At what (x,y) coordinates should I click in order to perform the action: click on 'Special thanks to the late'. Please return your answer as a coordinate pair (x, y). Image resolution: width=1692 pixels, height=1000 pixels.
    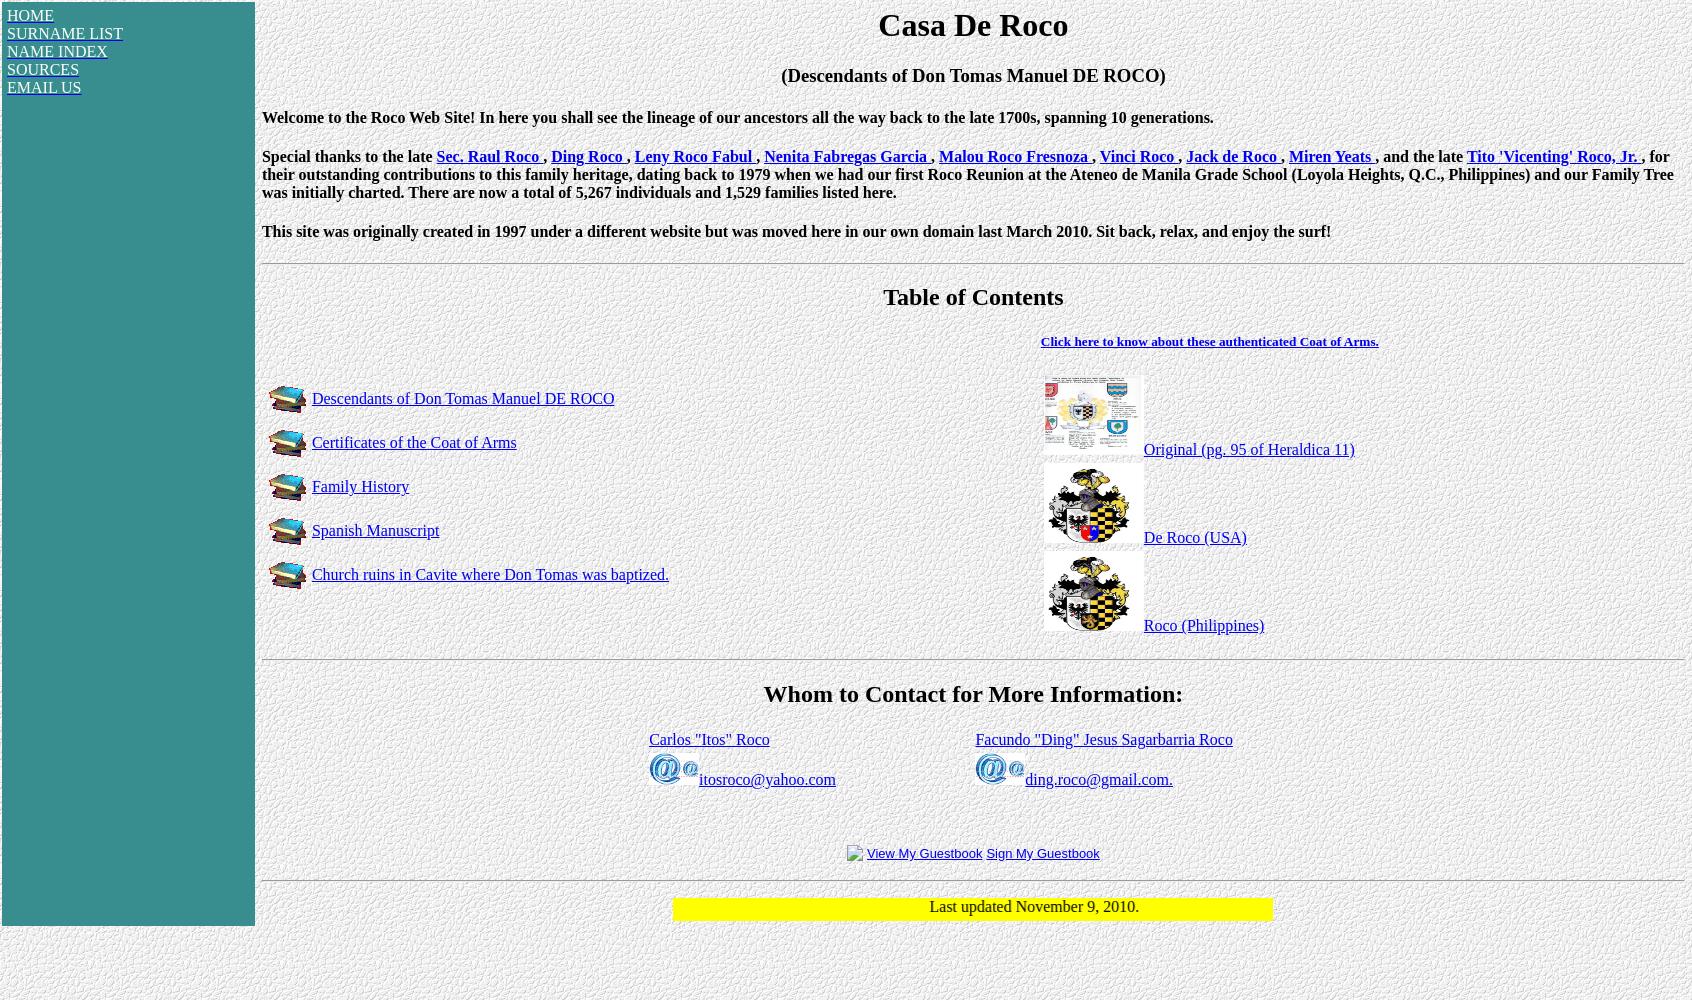
    Looking at the image, I should click on (347, 155).